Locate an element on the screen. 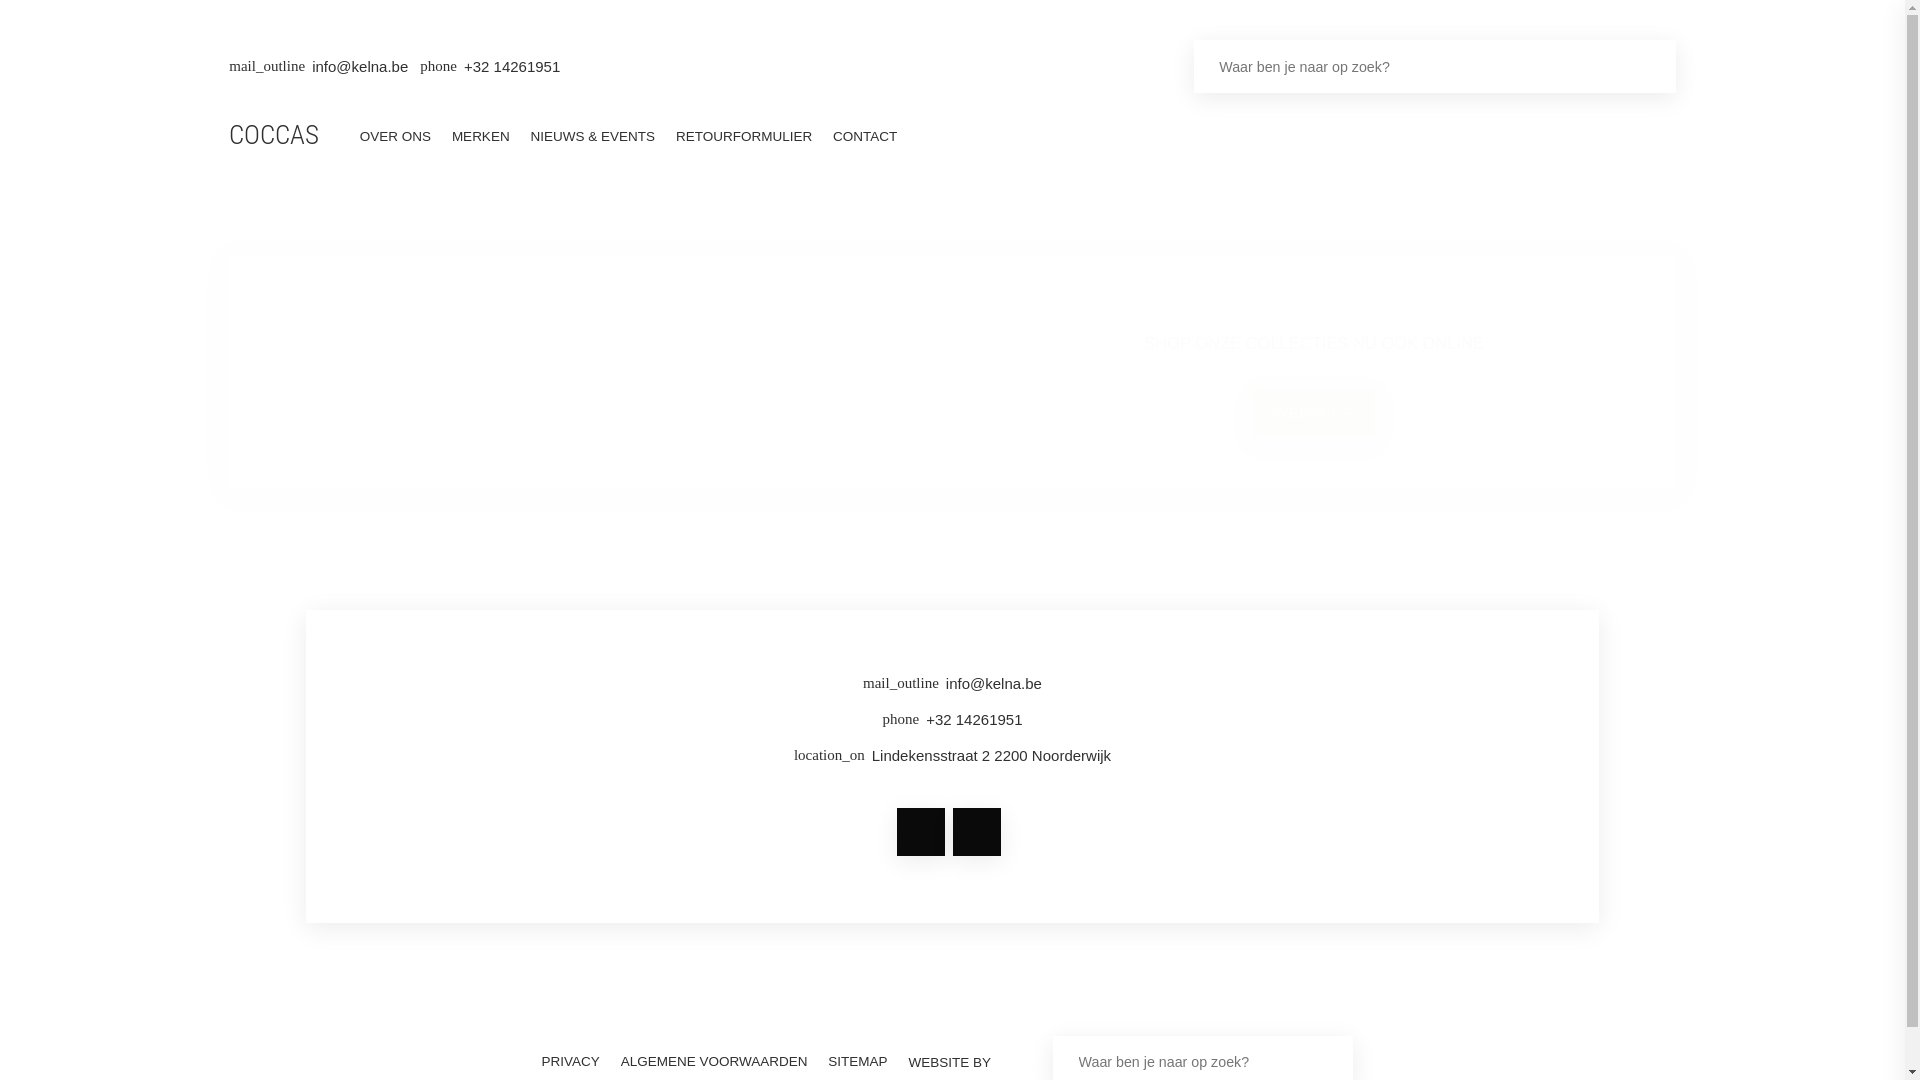 The image size is (1920, 1080). 'phone is located at coordinates (489, 65).